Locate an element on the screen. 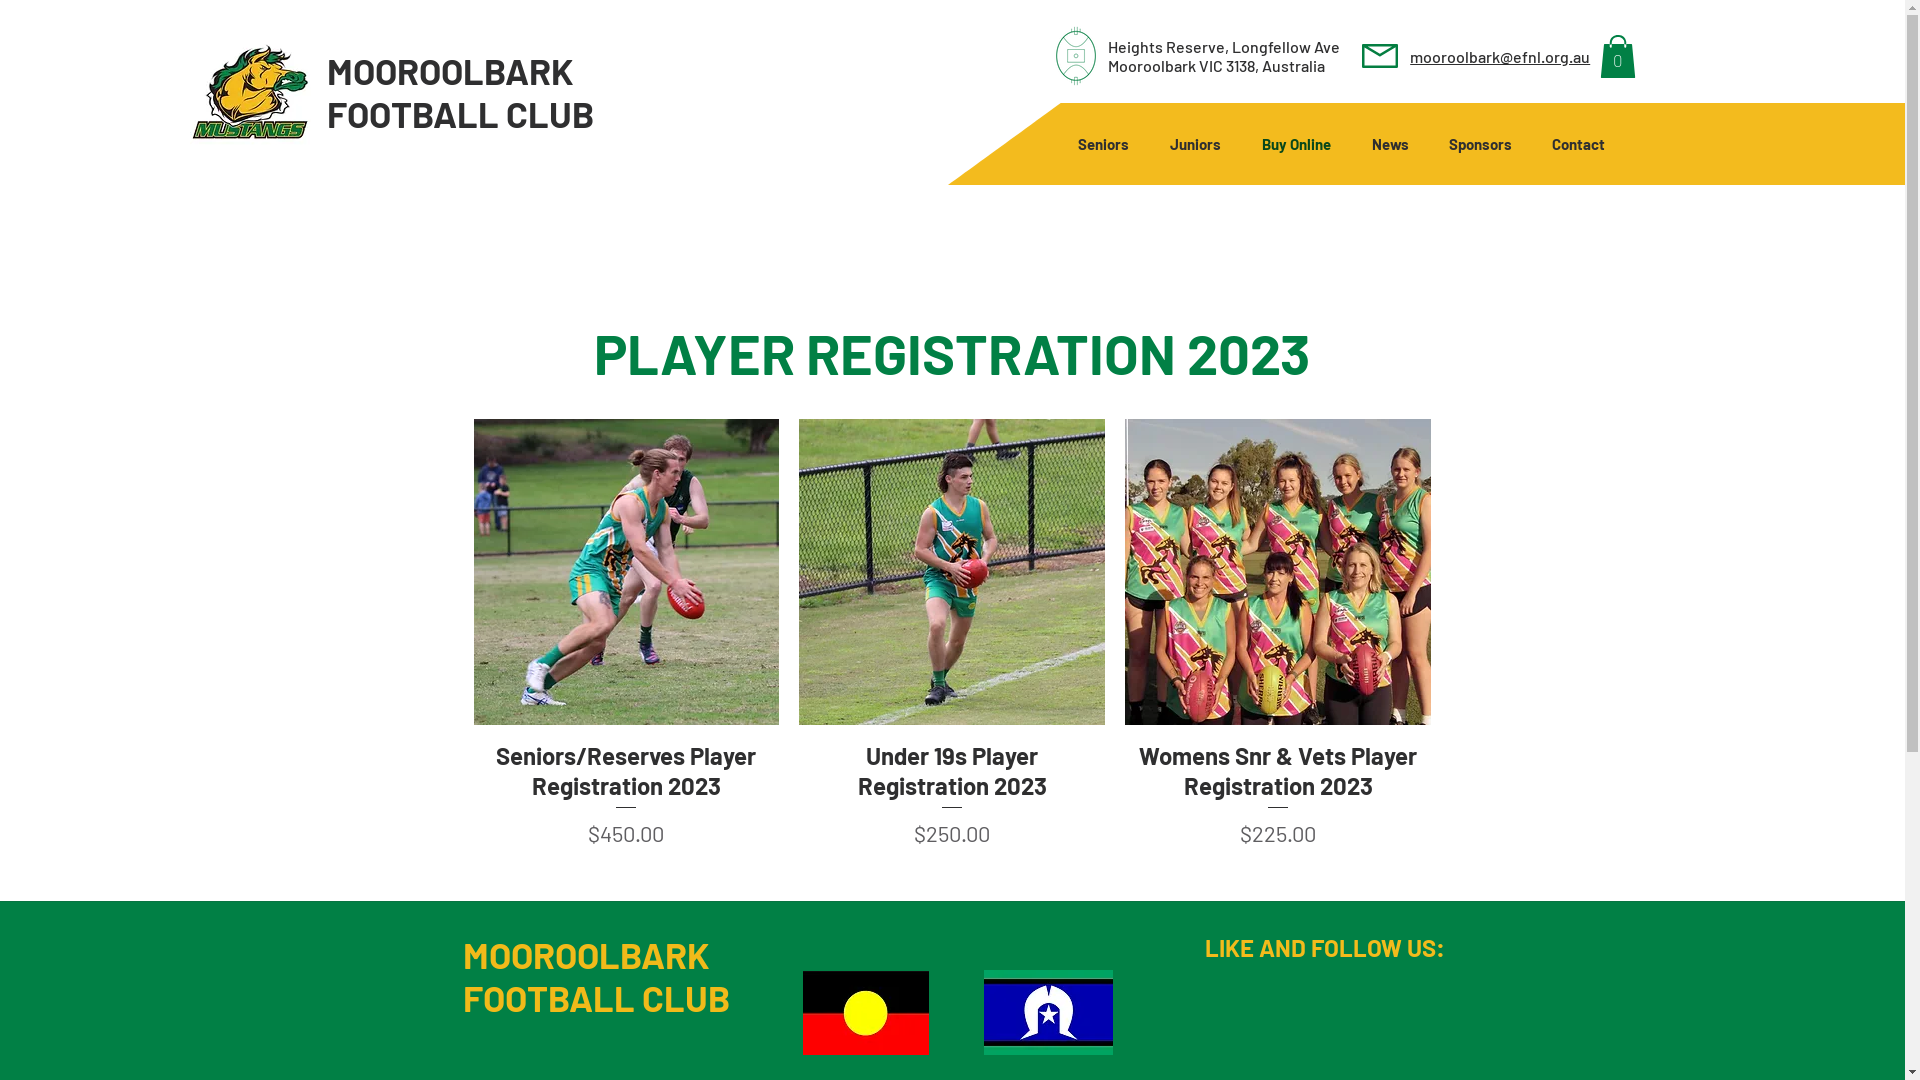  'MOOROOLBARK' is located at coordinates (449, 69).